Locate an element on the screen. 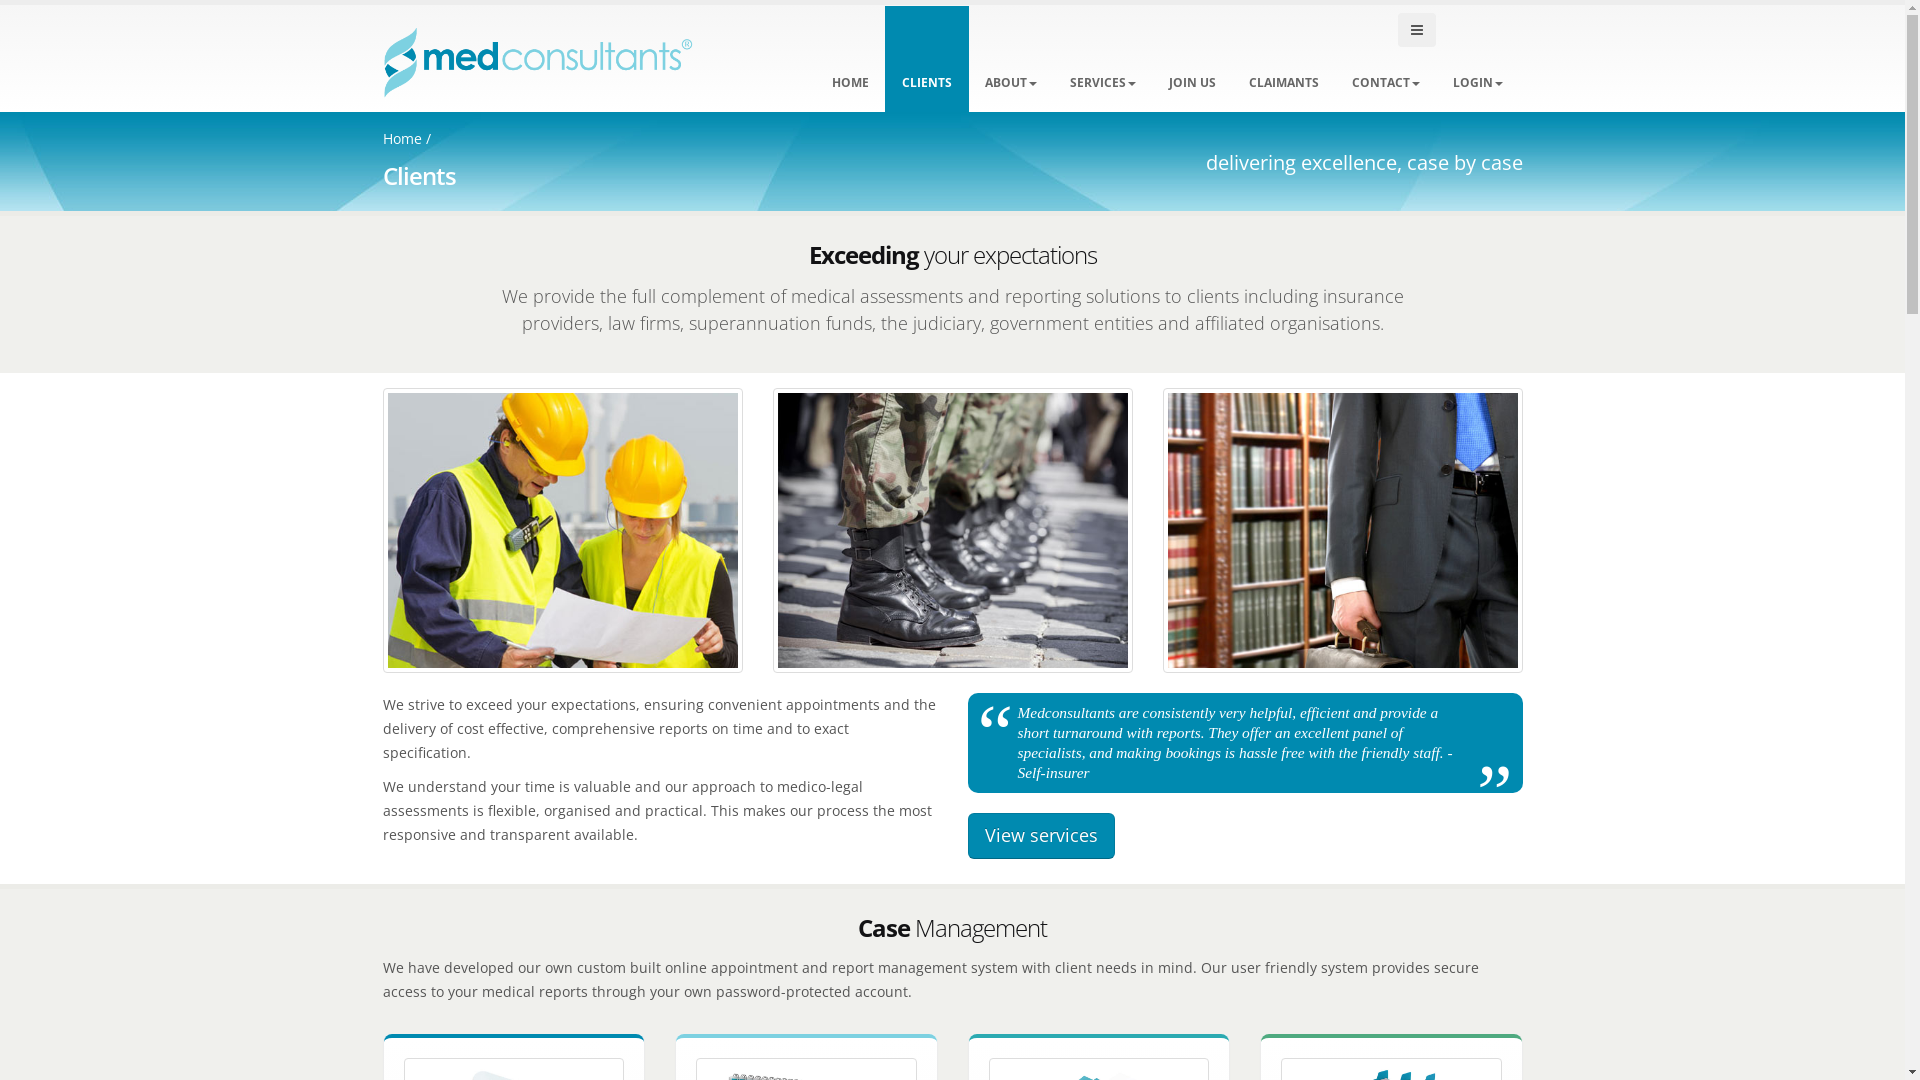  'SERVICES' is located at coordinates (1101, 58).